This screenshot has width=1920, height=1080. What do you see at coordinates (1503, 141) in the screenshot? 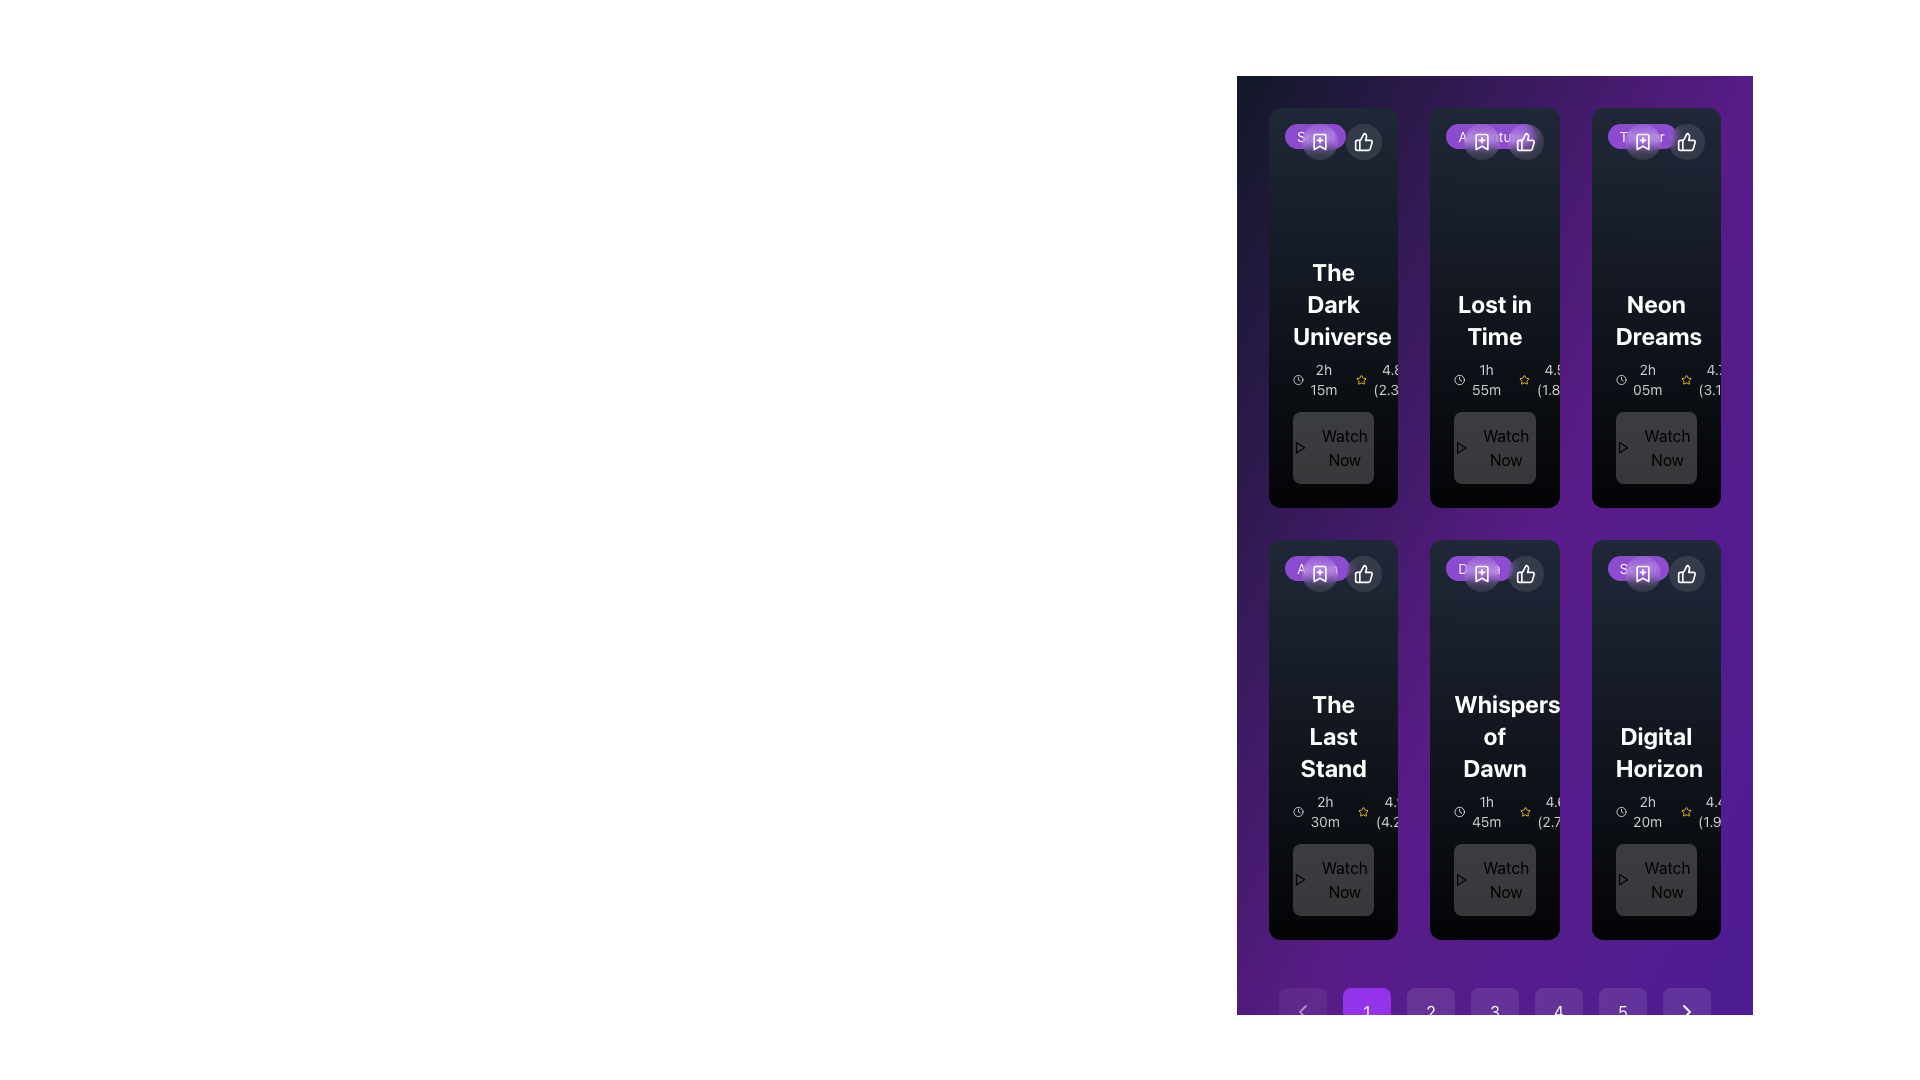
I see `the circular bookmark button located in the upper-right corner of the card displaying the movie 'Lost in Time' to bookmark the movie` at bounding box center [1503, 141].